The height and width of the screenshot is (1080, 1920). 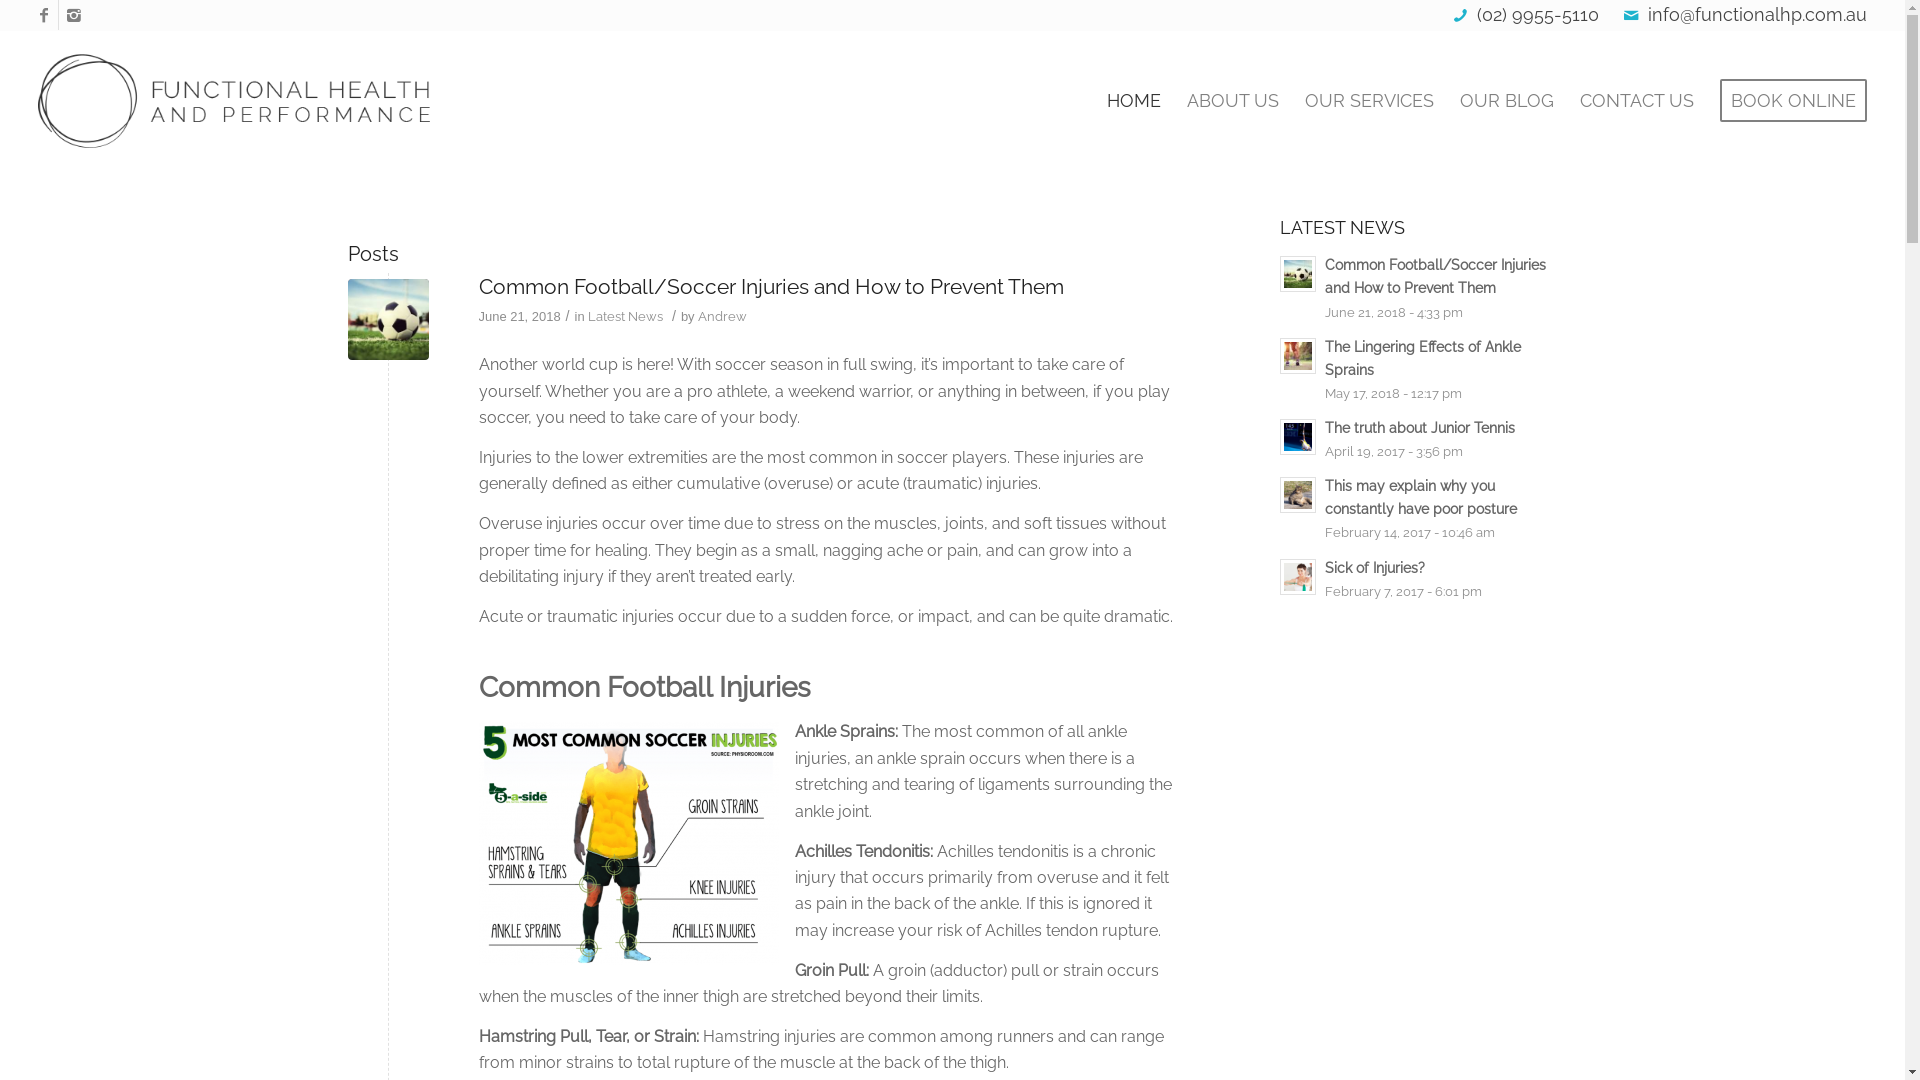 I want to click on 'BOOK ONLINE', so click(x=1786, y=100).